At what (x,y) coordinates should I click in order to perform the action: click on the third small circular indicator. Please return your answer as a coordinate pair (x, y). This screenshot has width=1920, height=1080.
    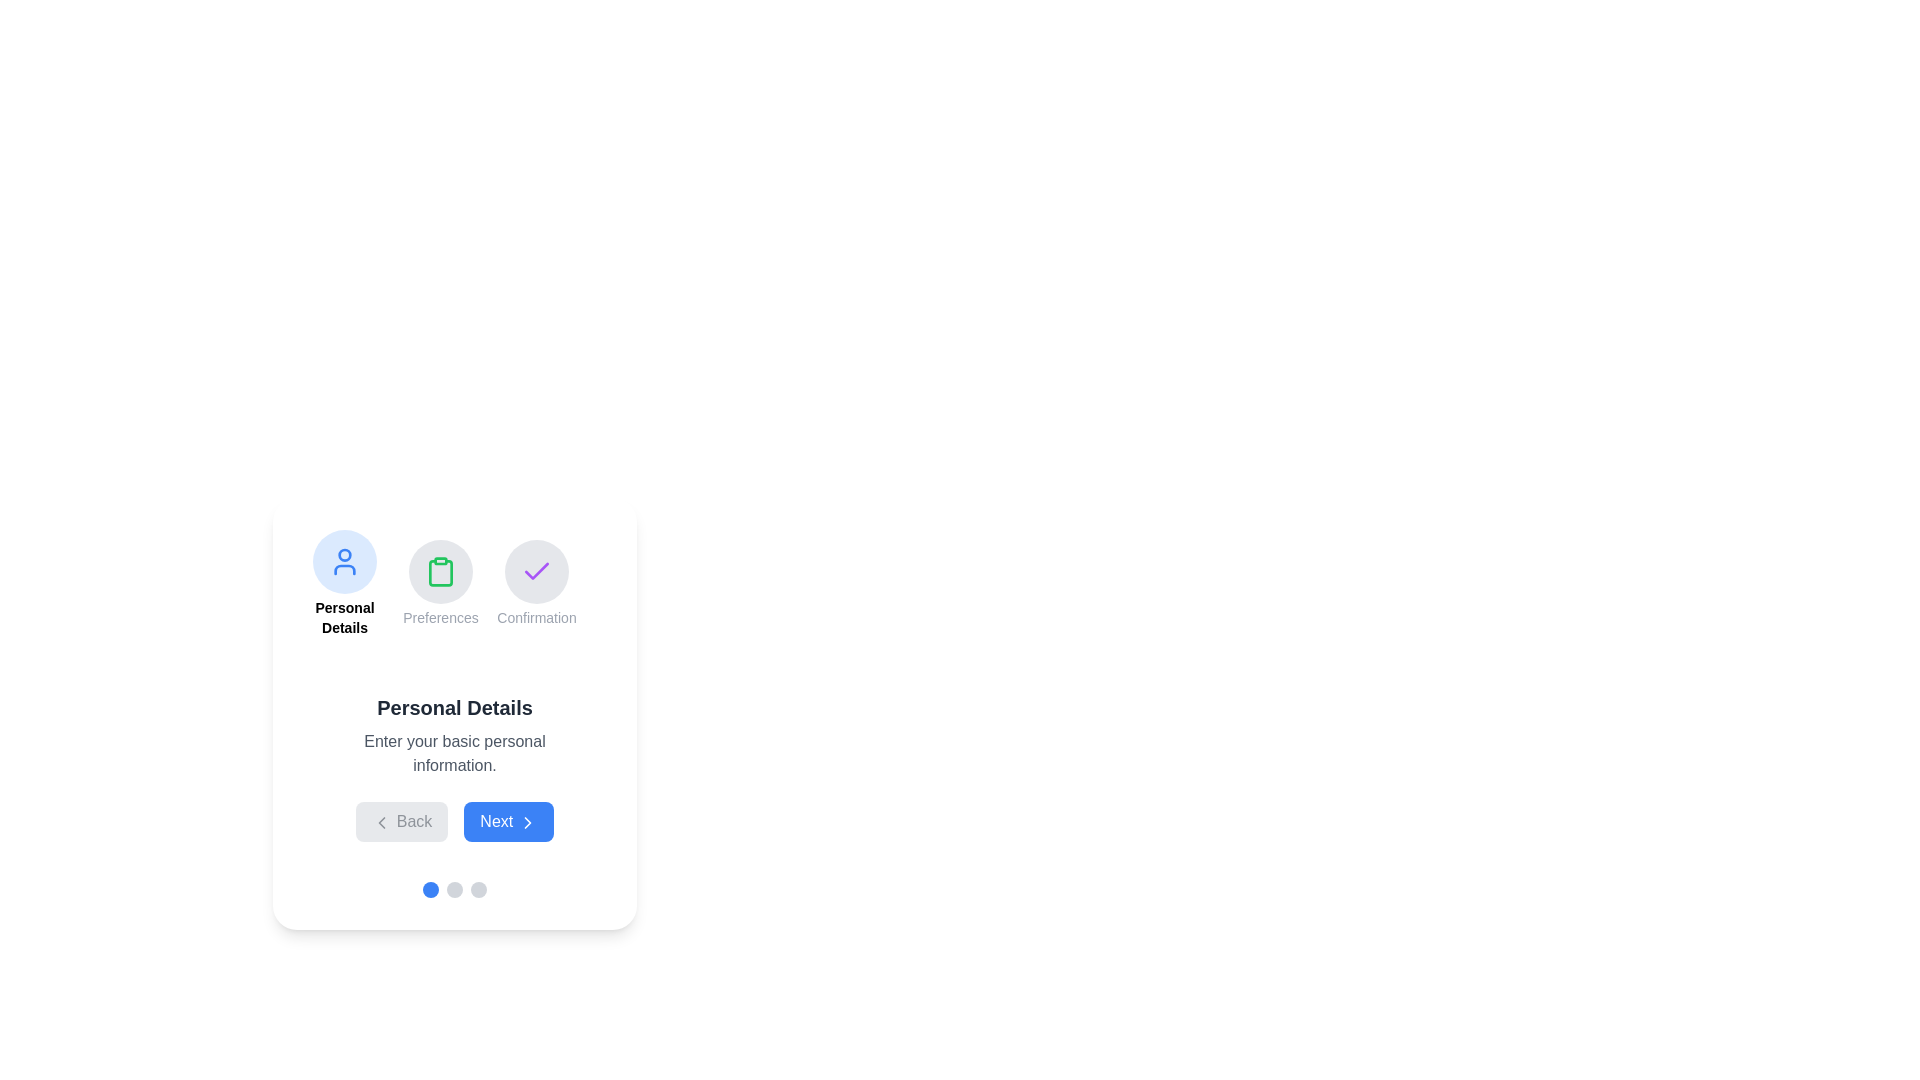
    Looking at the image, I should click on (478, 889).